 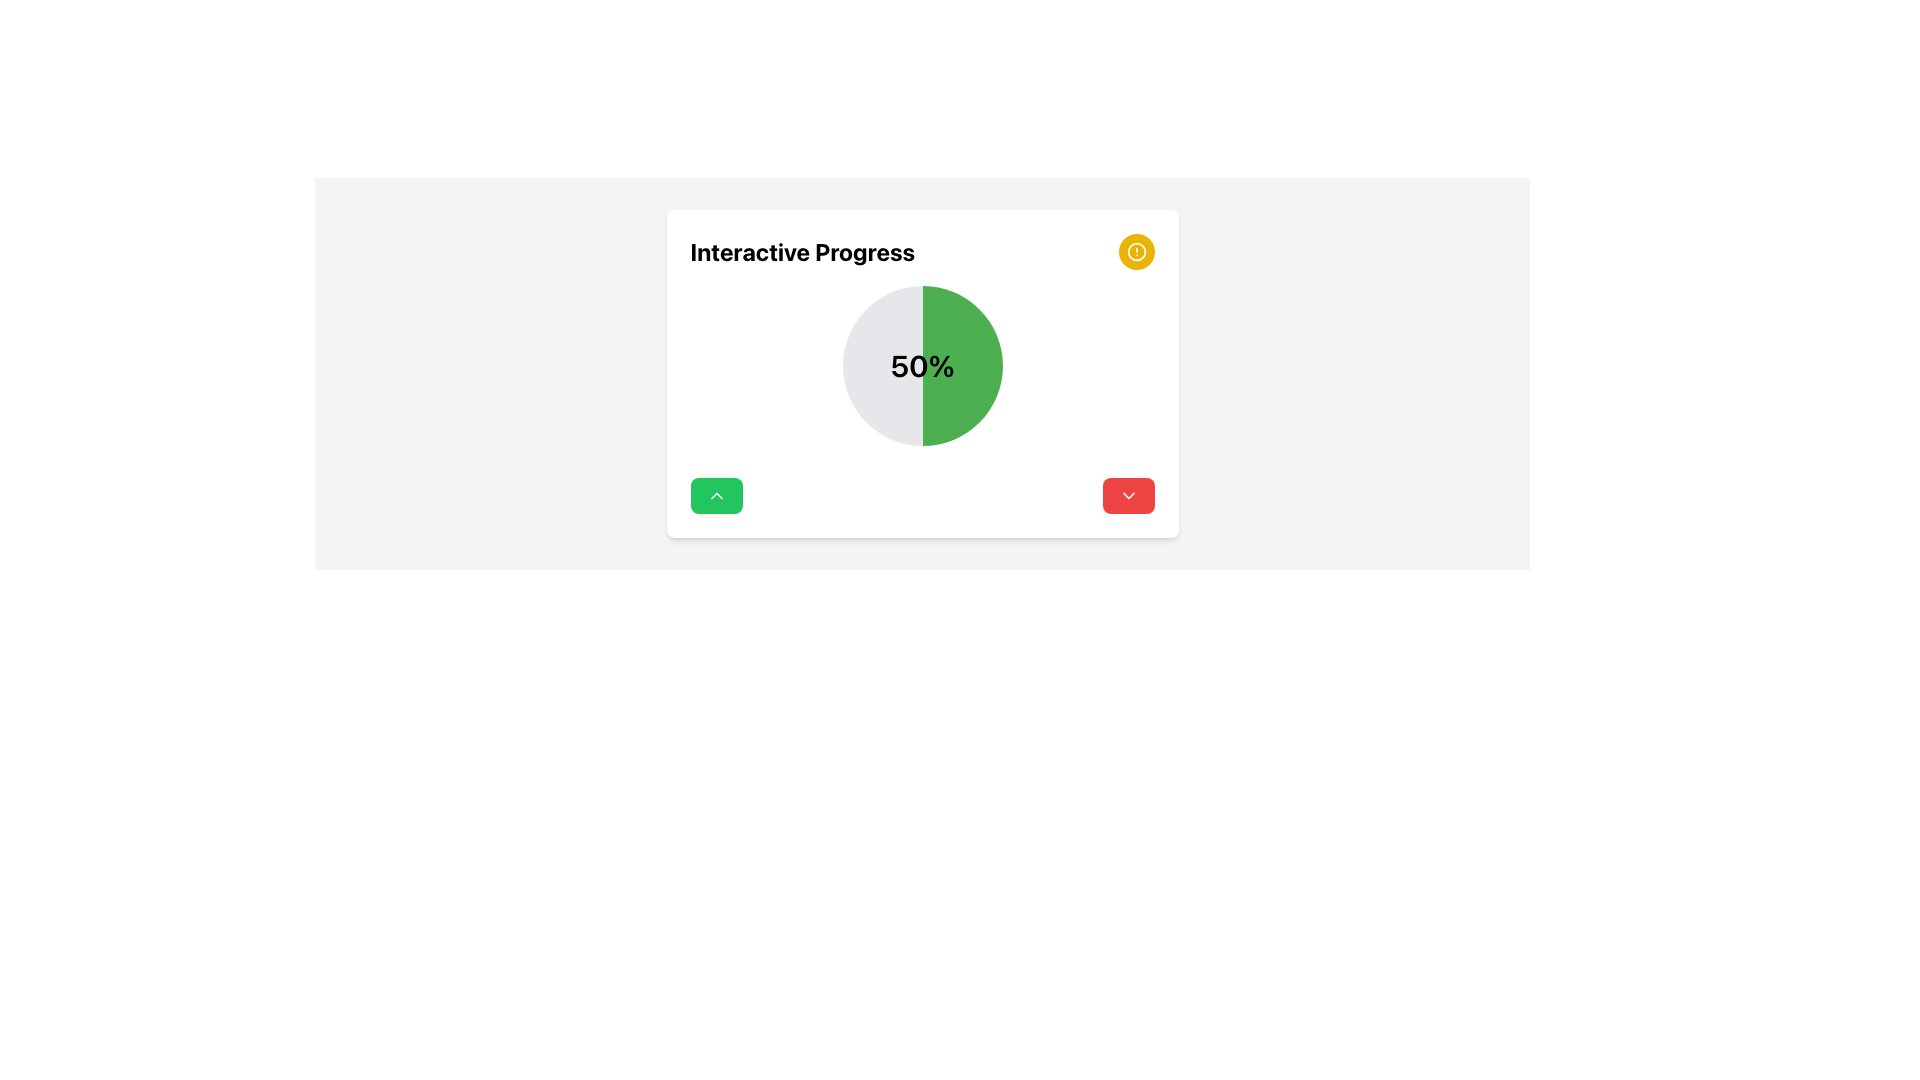 What do you see at coordinates (1136, 250) in the screenshot?
I see `the circular alert icon with a yellow background and white border located at the top-right corner of the 'Interactive Progress' card widget` at bounding box center [1136, 250].